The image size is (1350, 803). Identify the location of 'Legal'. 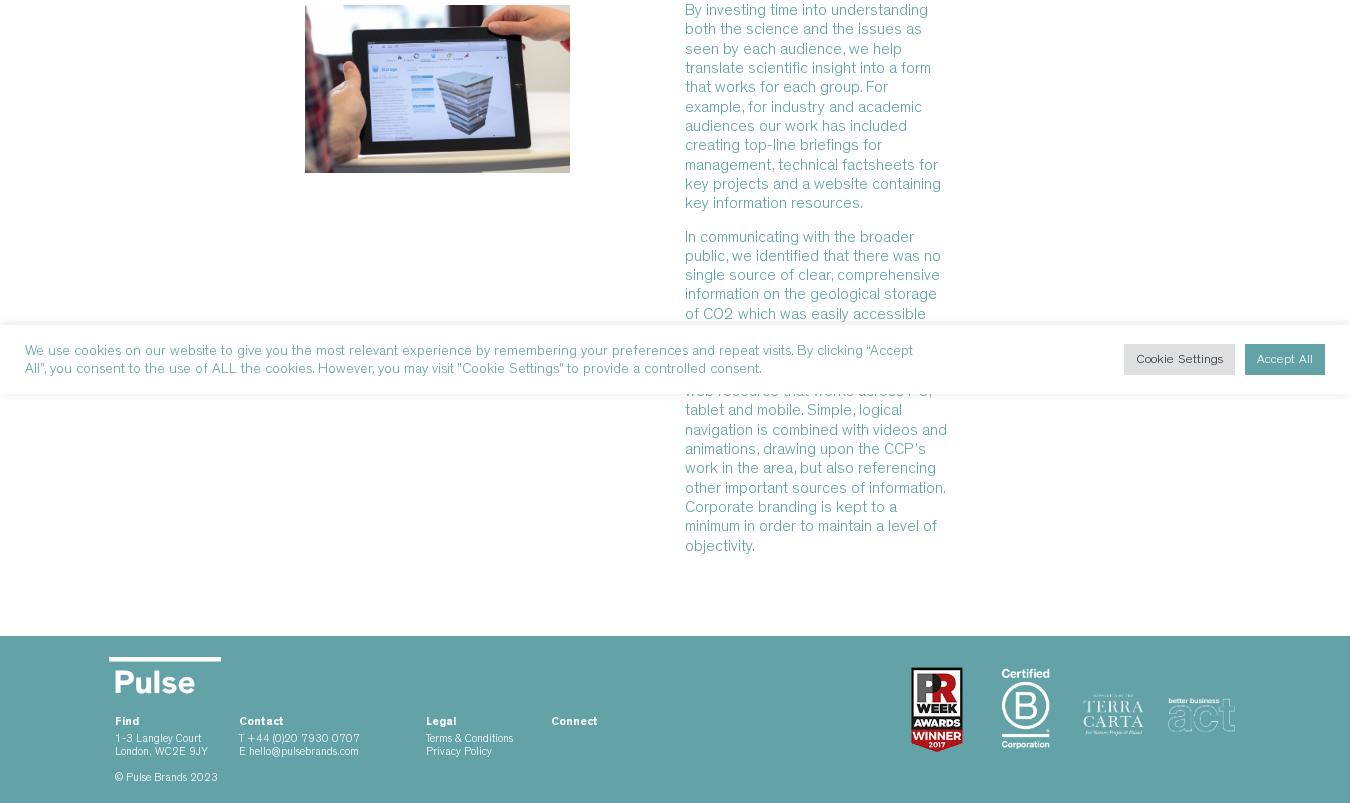
(441, 720).